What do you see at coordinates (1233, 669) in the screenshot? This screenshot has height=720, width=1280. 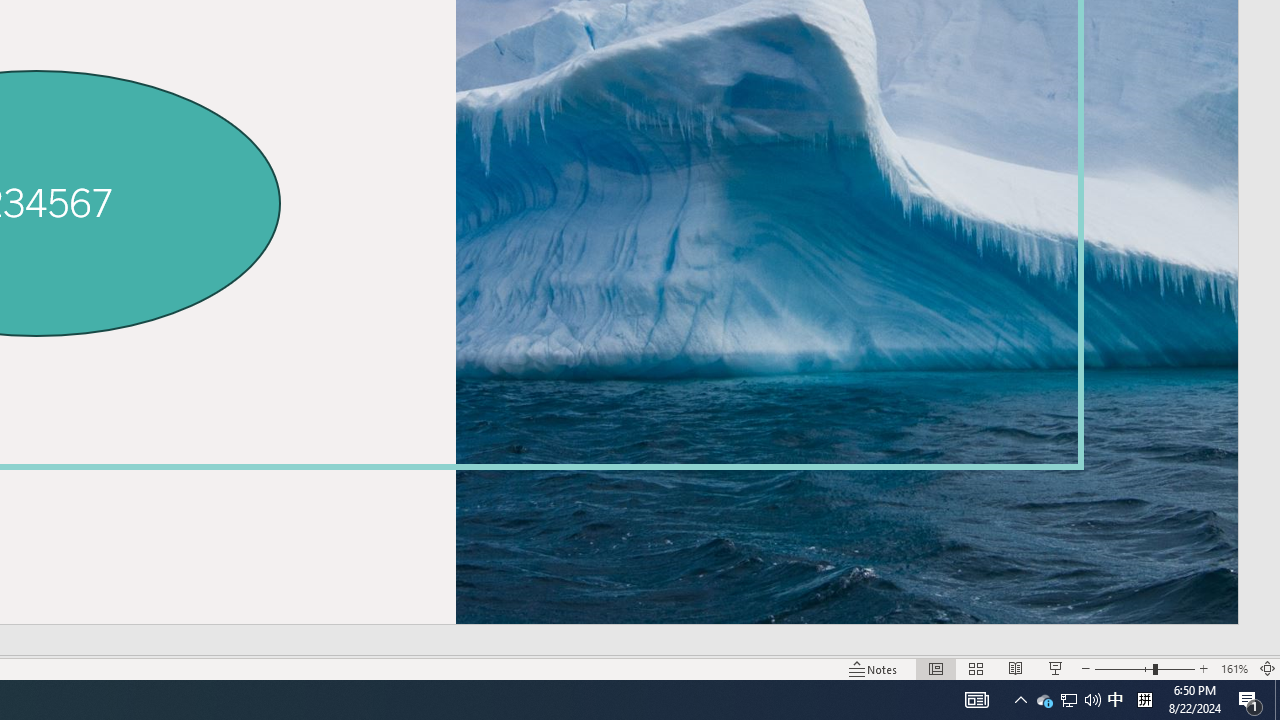 I see `'Zoom 161%'` at bounding box center [1233, 669].